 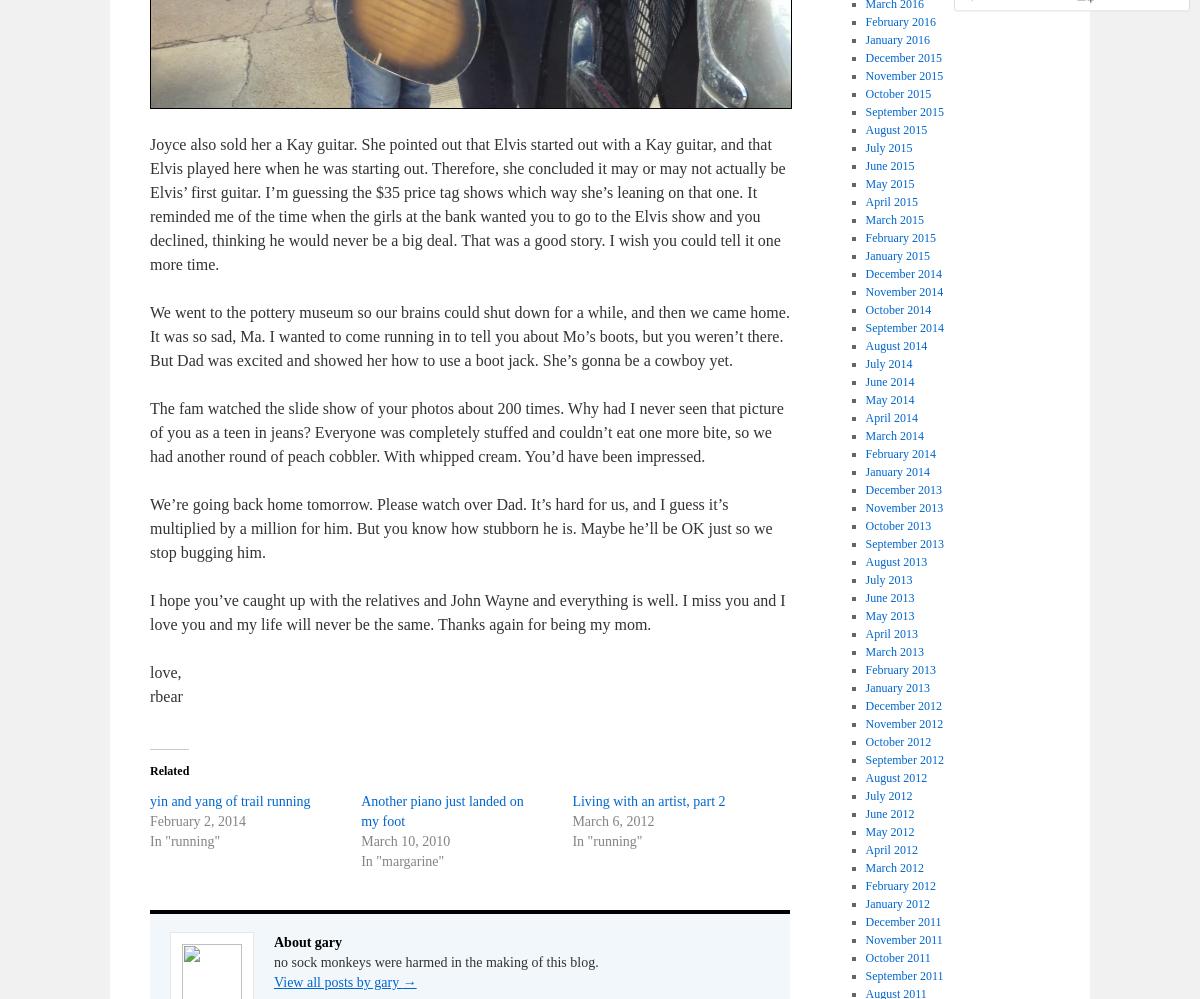 What do you see at coordinates (896, 472) in the screenshot?
I see `'January 2014'` at bounding box center [896, 472].